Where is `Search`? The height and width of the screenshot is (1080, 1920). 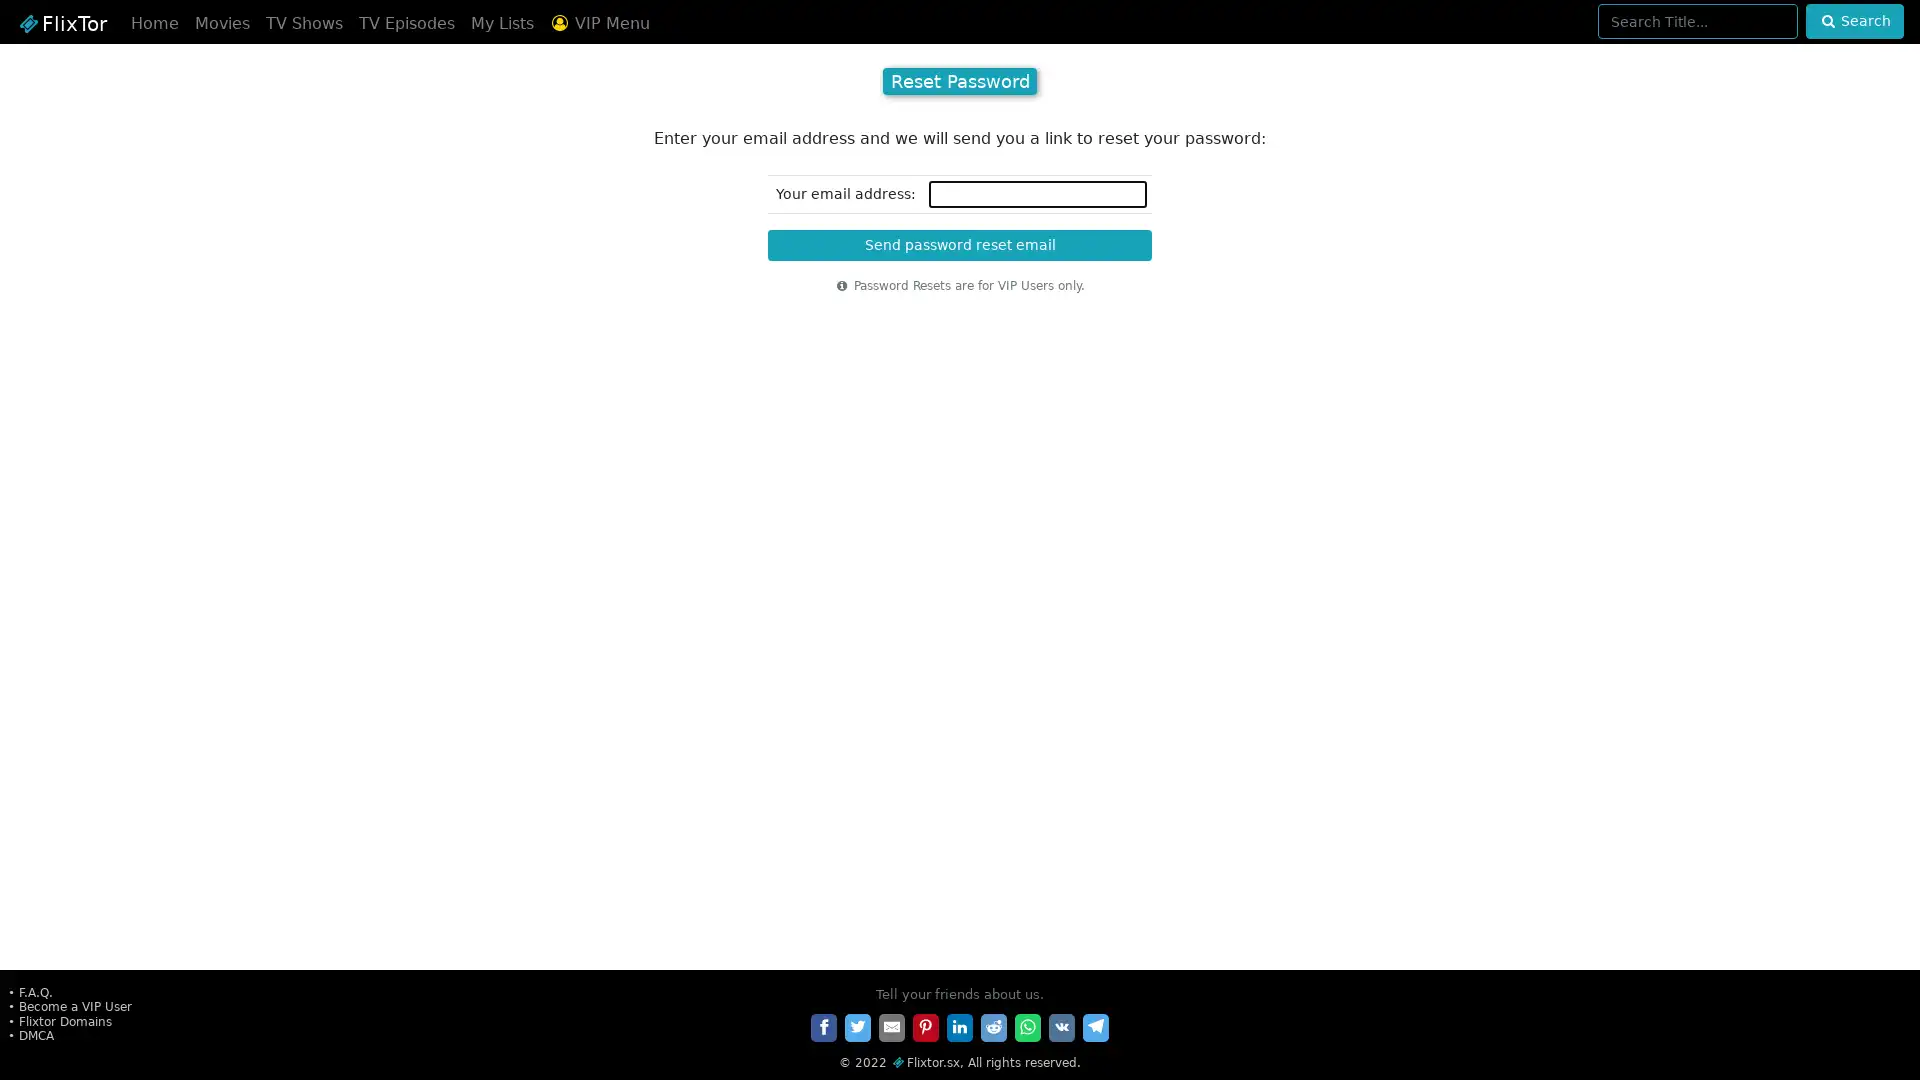
Search is located at coordinates (1853, 21).